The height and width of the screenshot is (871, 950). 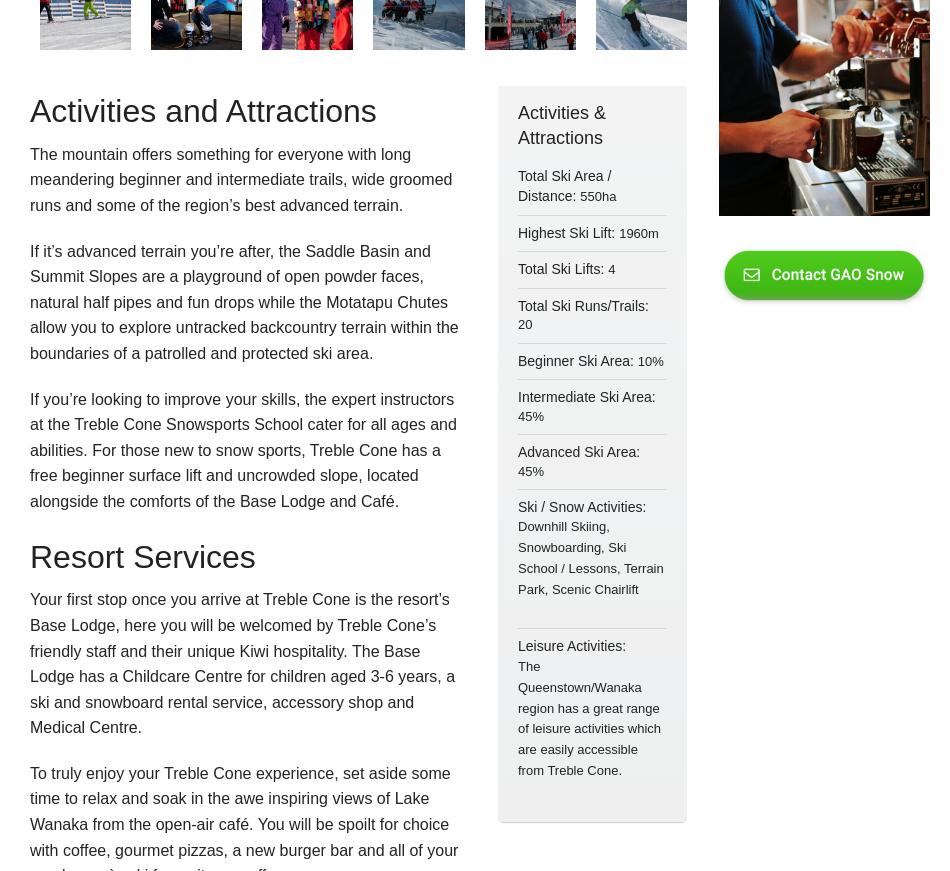 I want to click on '4', so click(x=611, y=269).